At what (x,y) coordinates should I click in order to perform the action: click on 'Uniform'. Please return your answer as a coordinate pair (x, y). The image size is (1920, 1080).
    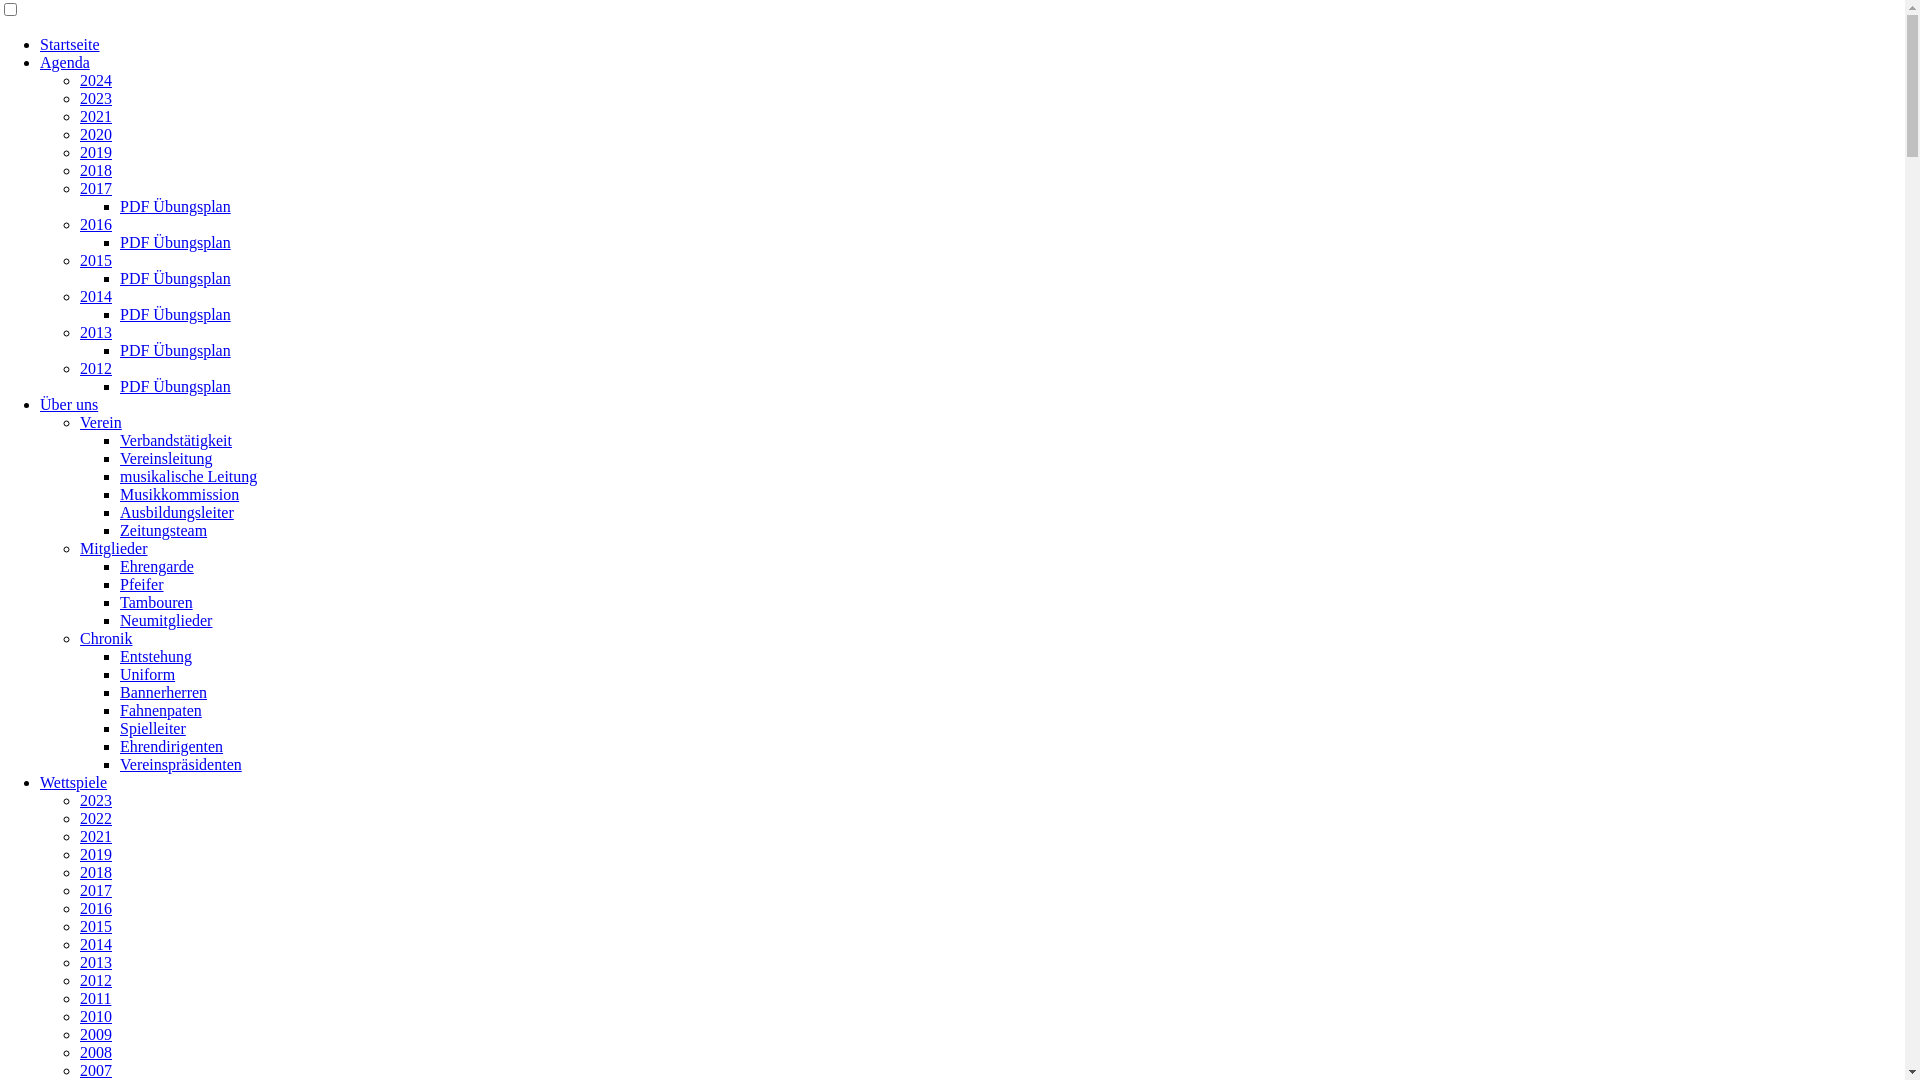
    Looking at the image, I should click on (119, 674).